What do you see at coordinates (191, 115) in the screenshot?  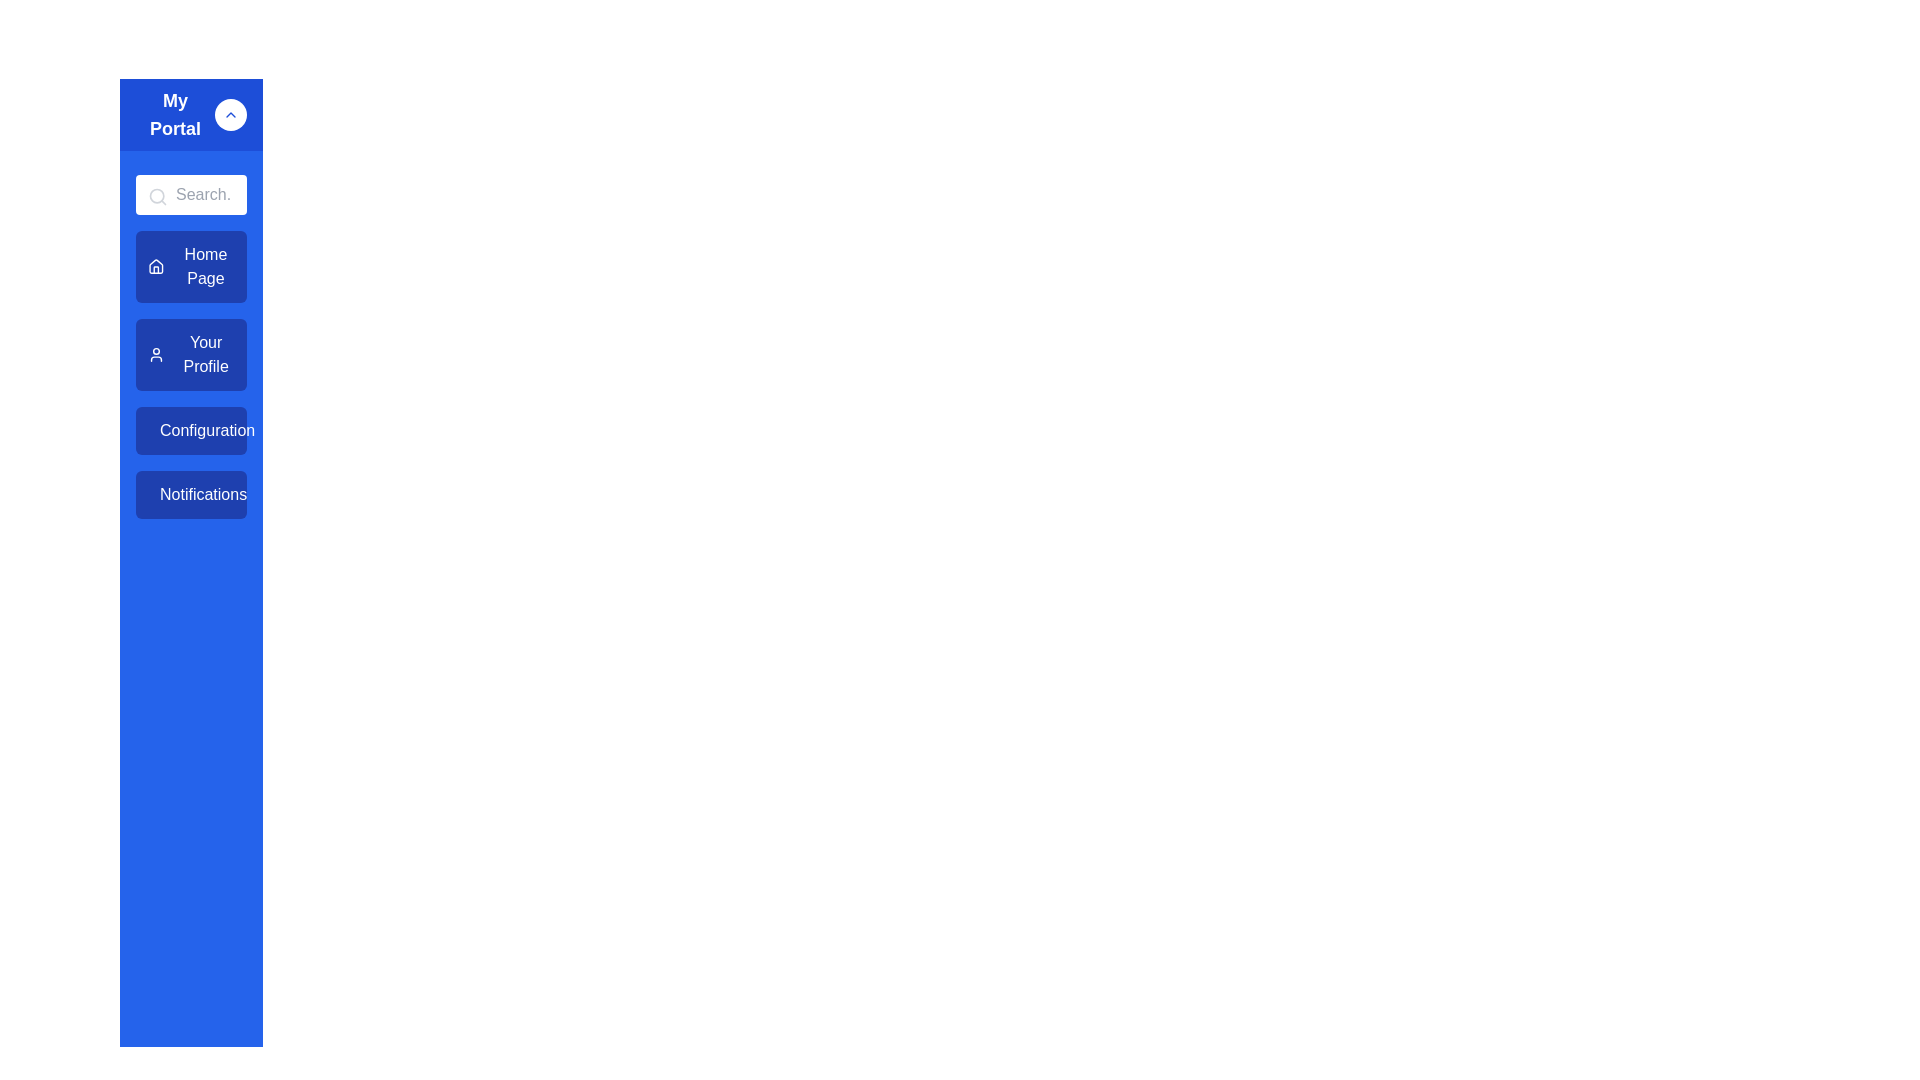 I see `the chevron button on the Header with a collapsible menu` at bounding box center [191, 115].